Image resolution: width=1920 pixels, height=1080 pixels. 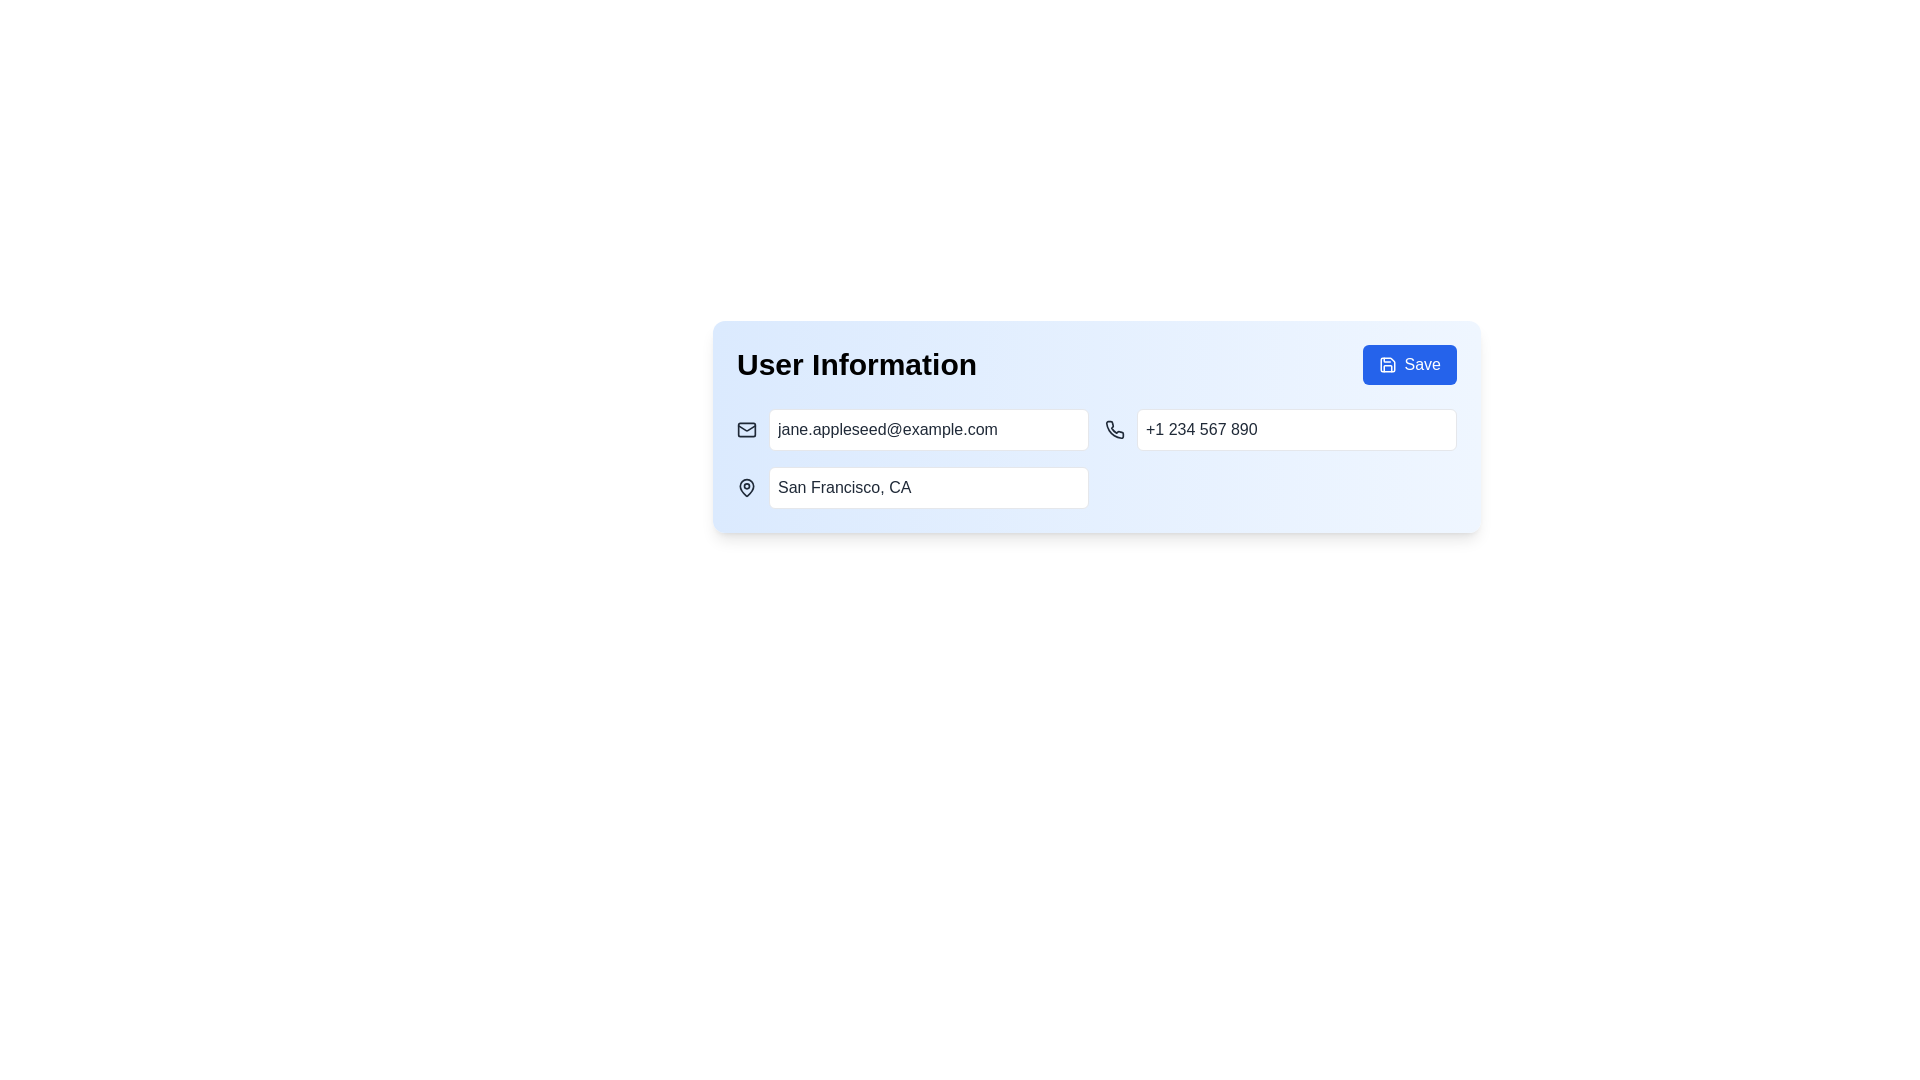 What do you see at coordinates (1408, 365) in the screenshot?
I see `the 'Save' button with a blue background and a floppy disk icon, located in the top-right corner of the 'User Information' section` at bounding box center [1408, 365].